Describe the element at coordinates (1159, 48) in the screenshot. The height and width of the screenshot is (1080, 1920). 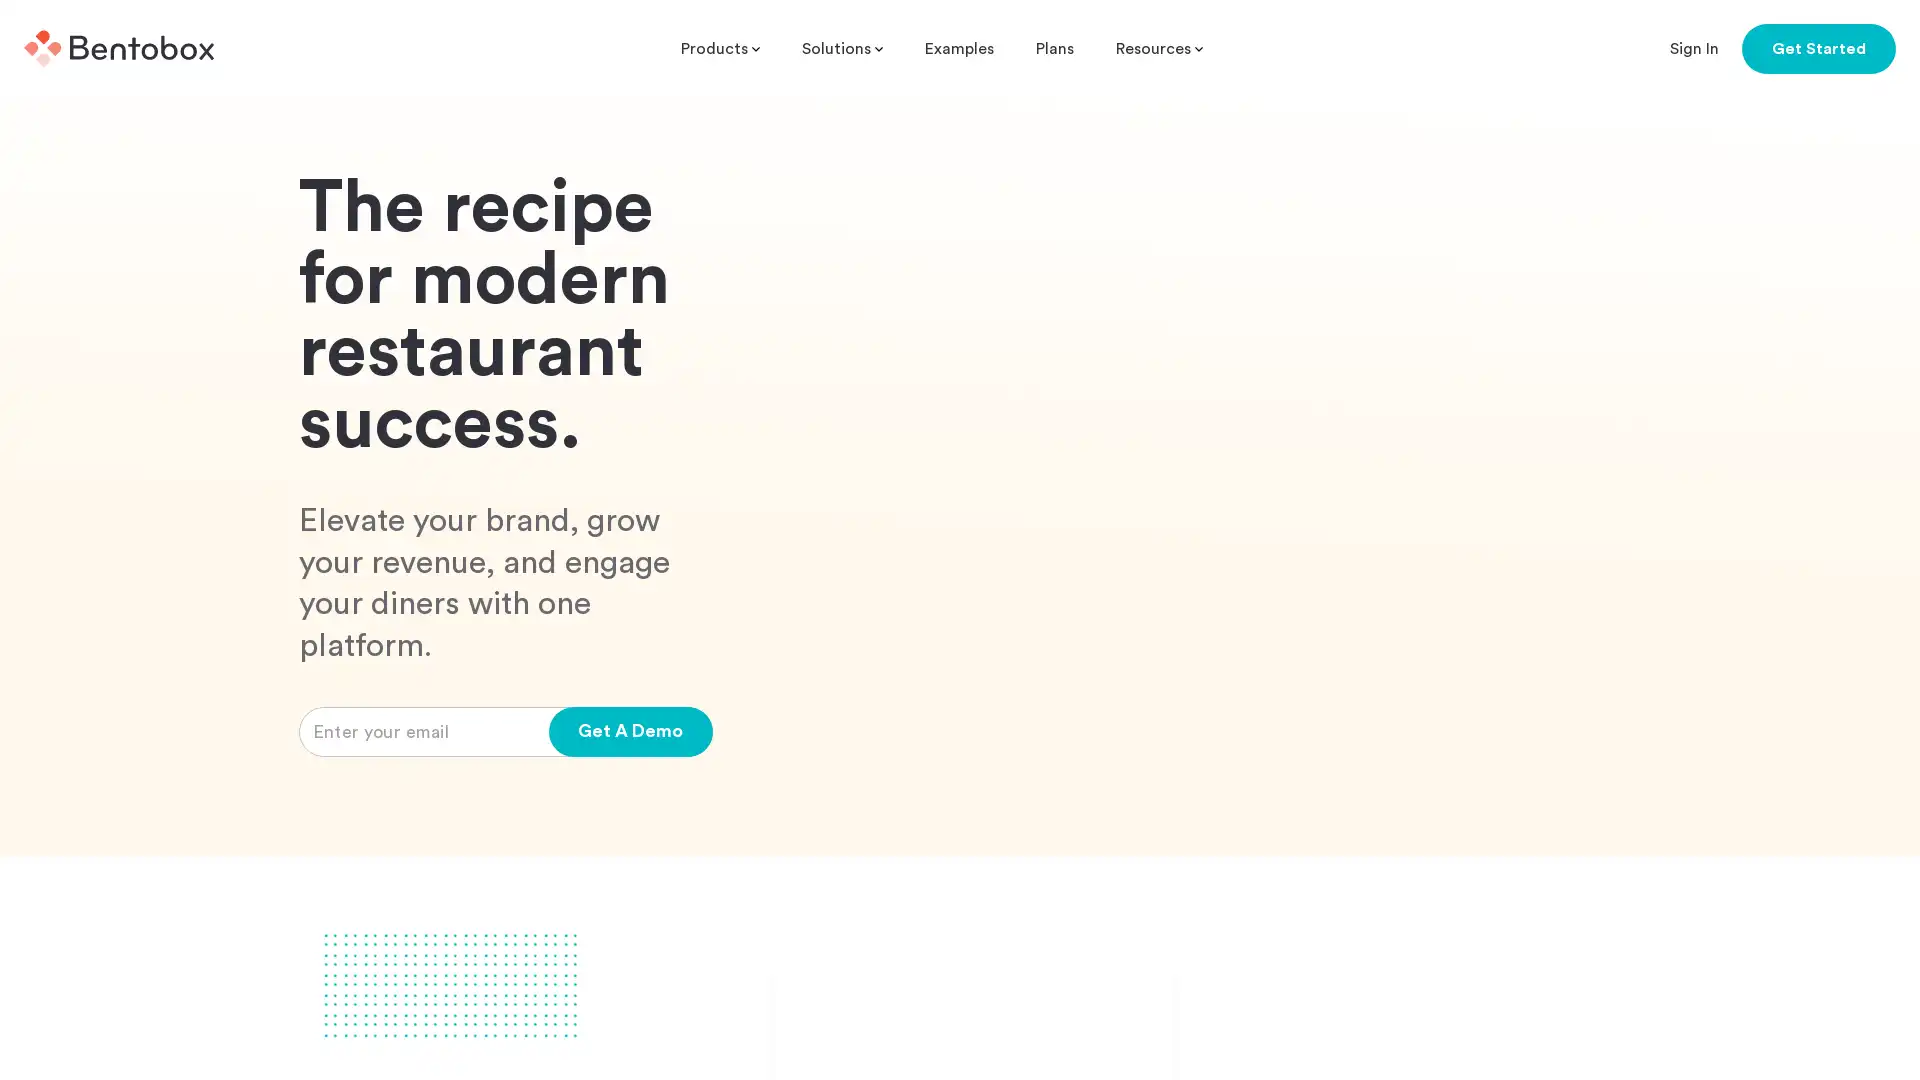
I see `Resources` at that location.